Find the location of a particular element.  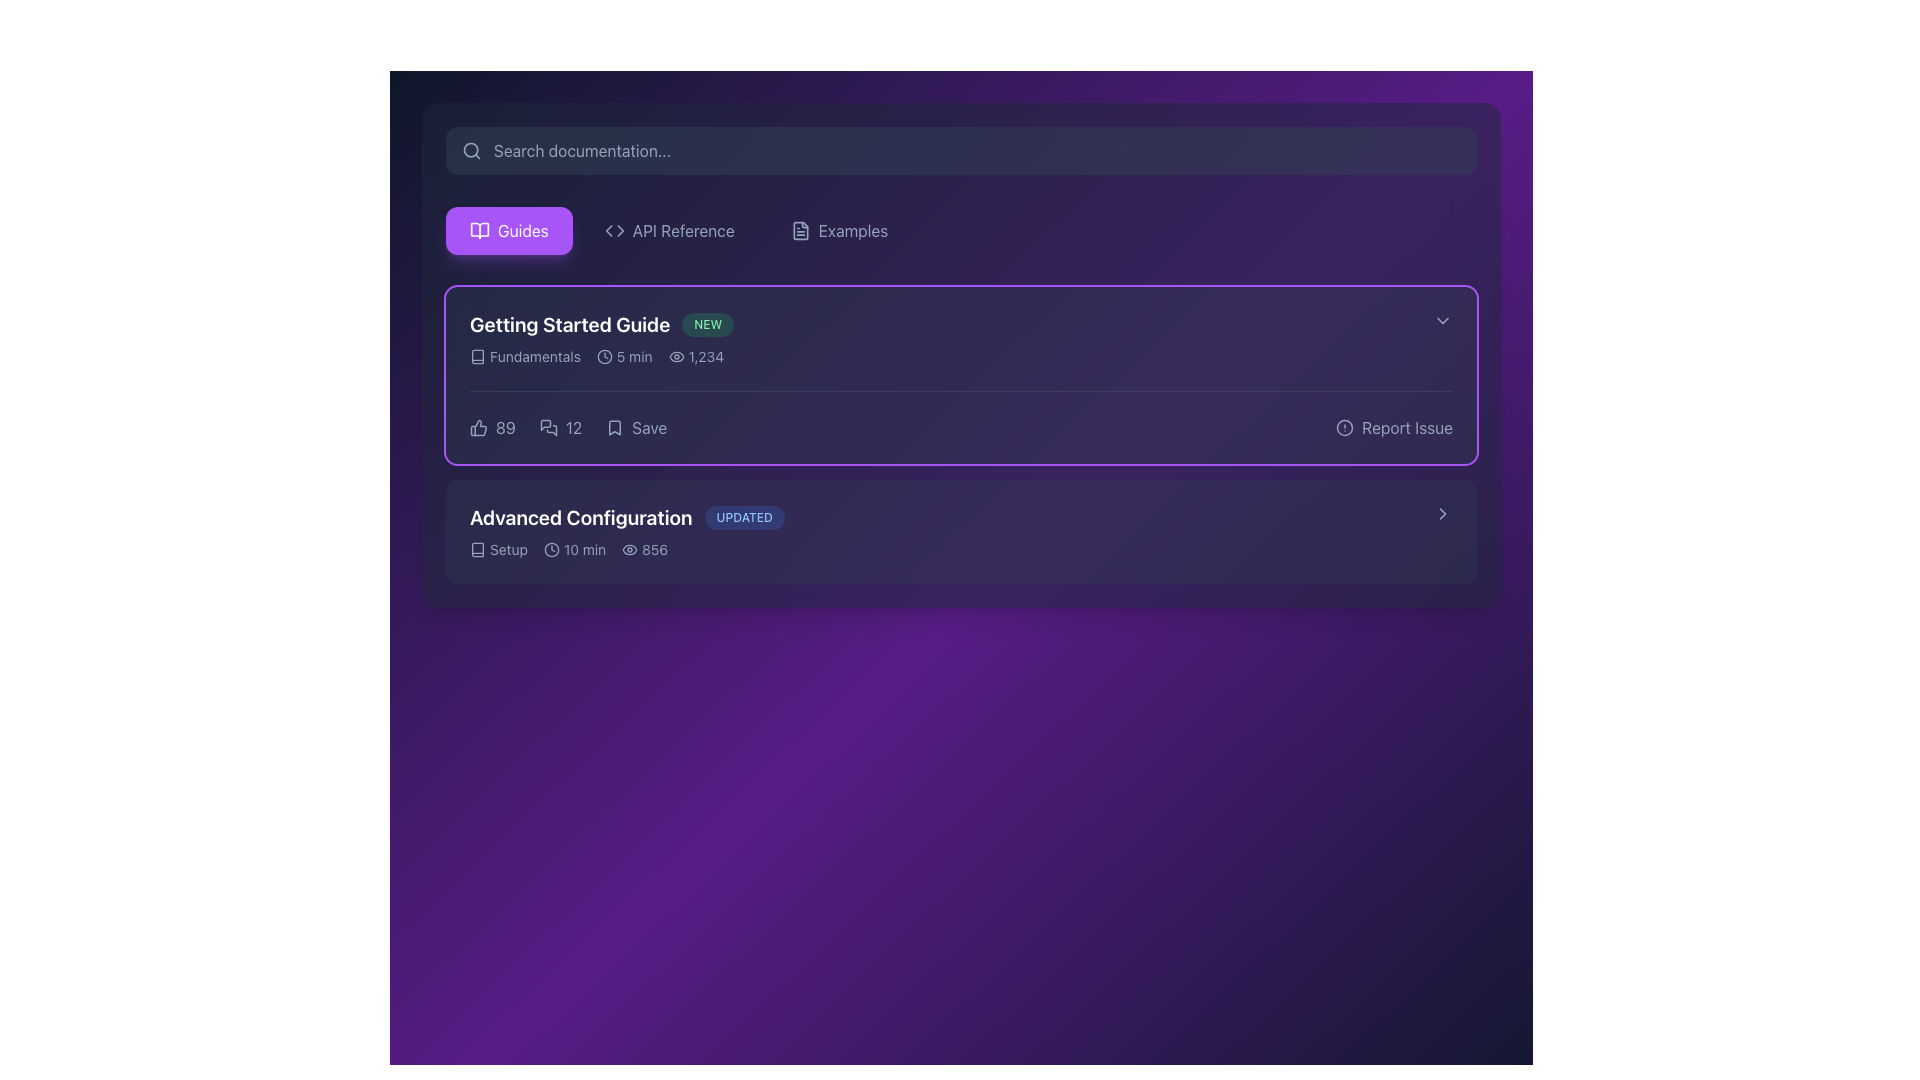

the Label displaying the text '856' in light gray color located in the 'Advanced Configuration' section, positioned to the right of the eye-shaped icon is located at coordinates (655, 550).